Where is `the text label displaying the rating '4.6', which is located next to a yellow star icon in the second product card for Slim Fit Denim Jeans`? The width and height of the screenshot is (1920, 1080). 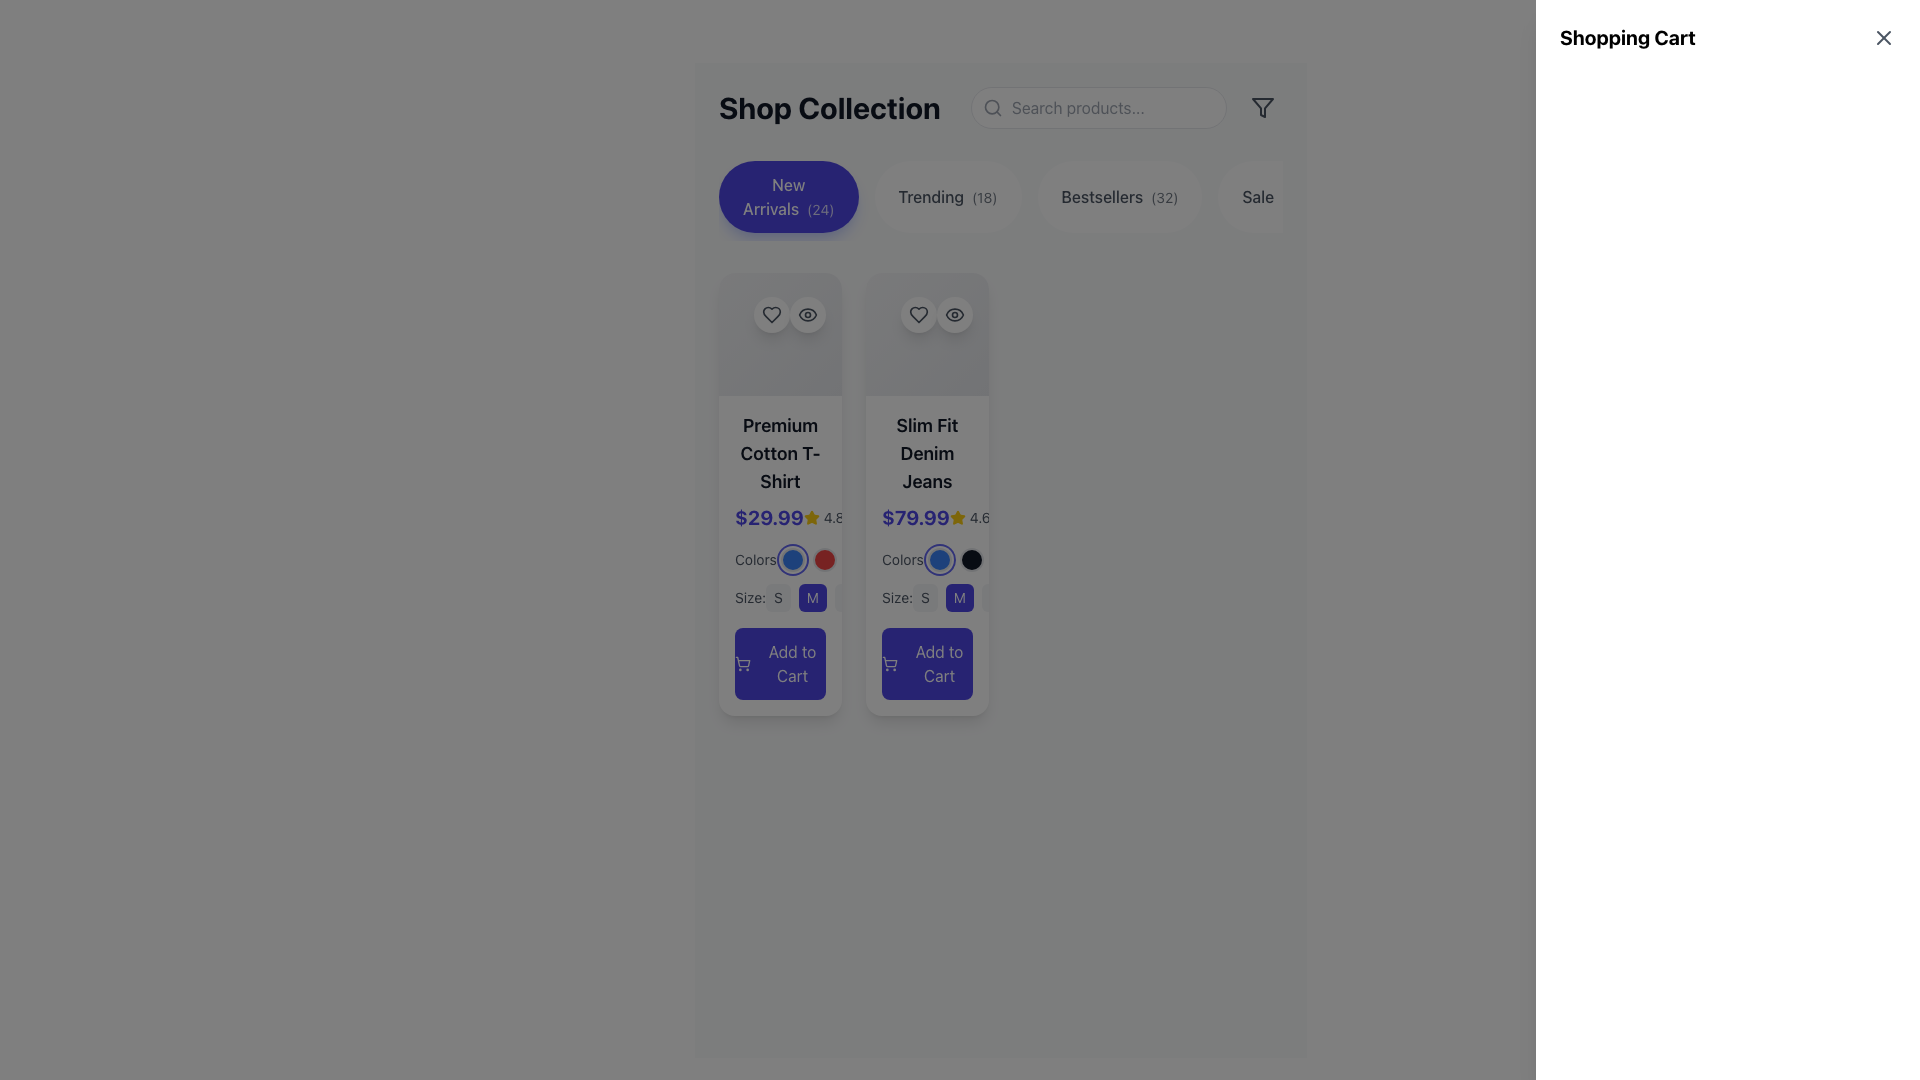
the text label displaying the rating '4.6', which is located next to a yellow star icon in the second product card for Slim Fit Denim Jeans is located at coordinates (980, 516).